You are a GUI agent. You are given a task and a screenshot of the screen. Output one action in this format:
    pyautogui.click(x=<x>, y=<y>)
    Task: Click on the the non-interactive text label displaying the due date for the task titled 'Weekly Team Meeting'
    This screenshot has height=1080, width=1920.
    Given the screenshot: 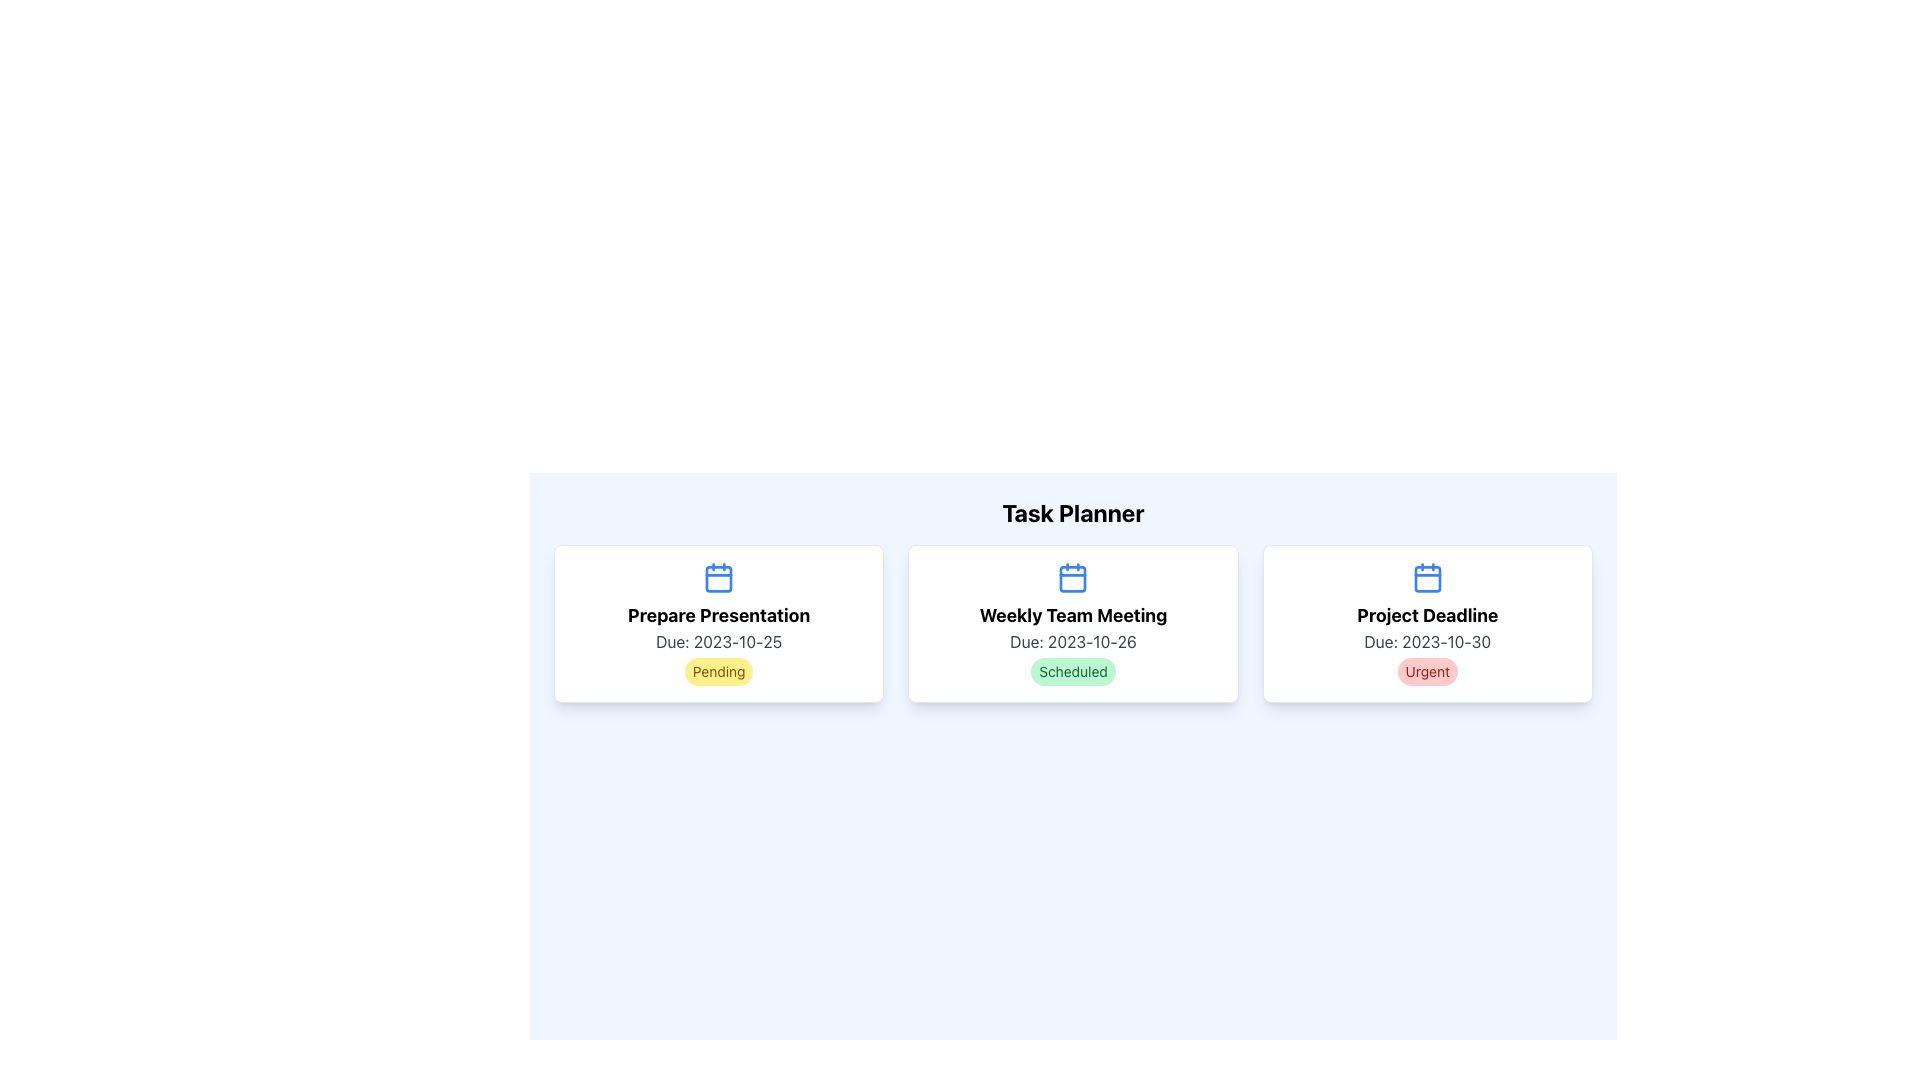 What is the action you would take?
    pyautogui.click(x=1072, y=641)
    